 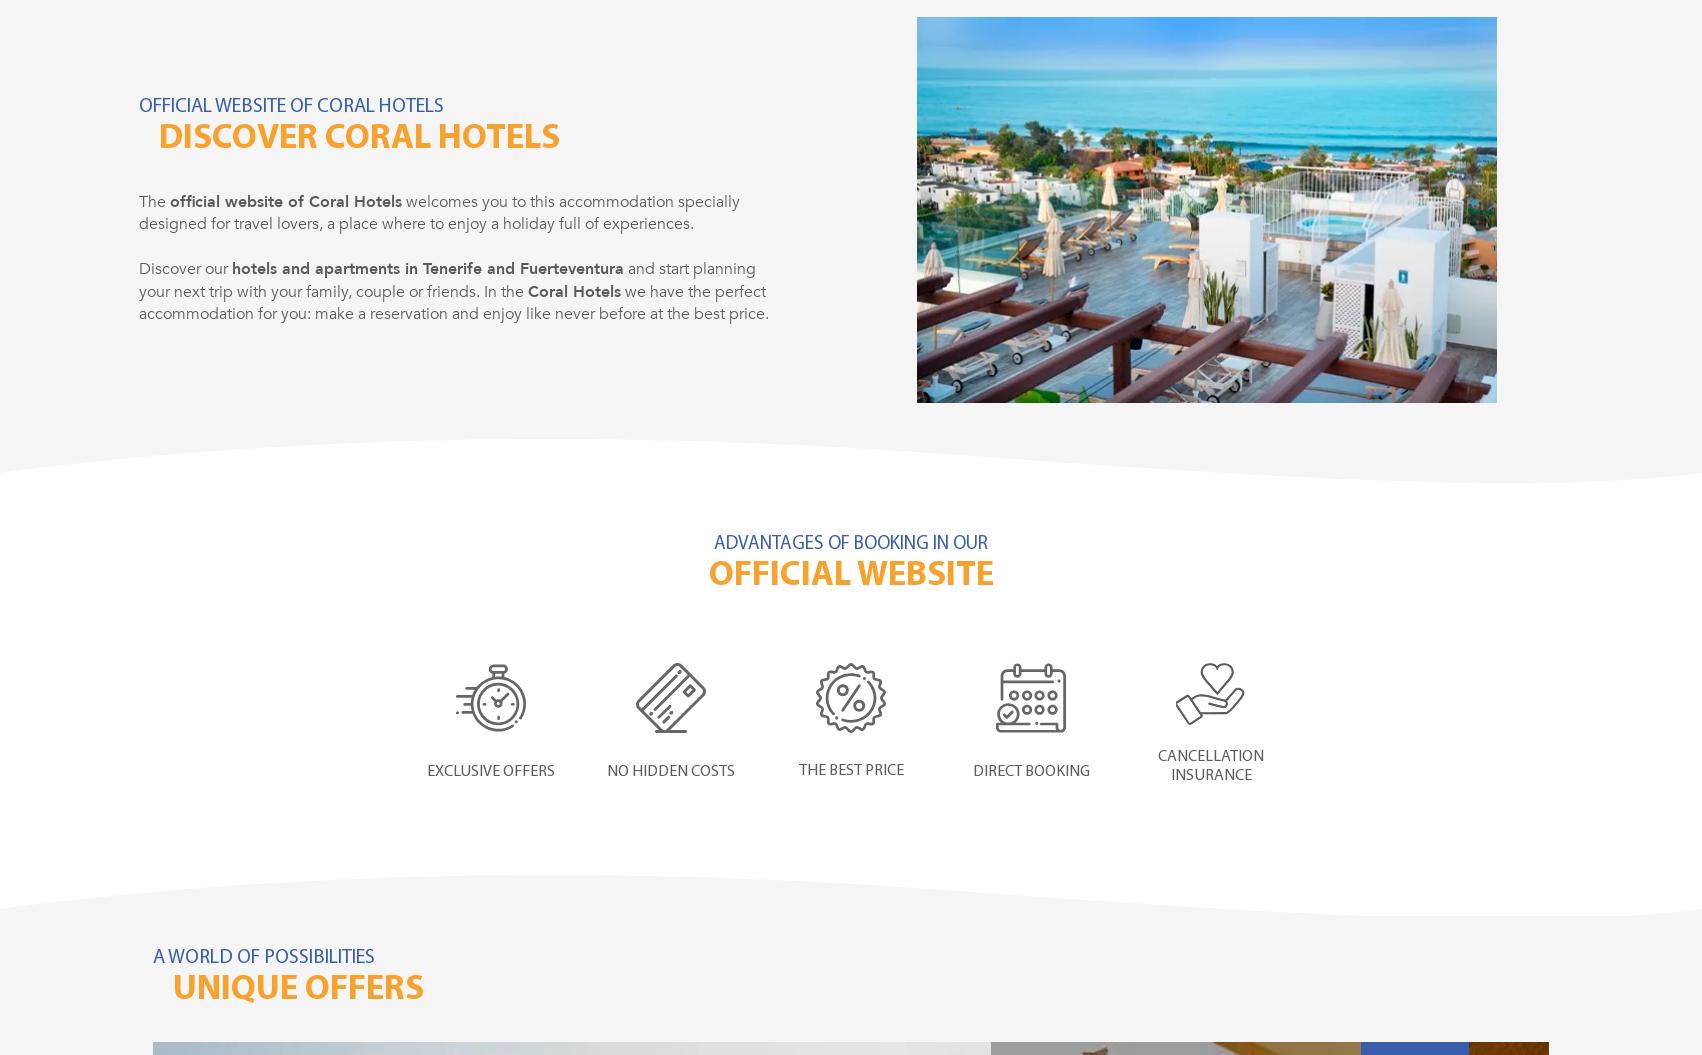 What do you see at coordinates (574, 290) in the screenshot?
I see `'Coral Hotels'` at bounding box center [574, 290].